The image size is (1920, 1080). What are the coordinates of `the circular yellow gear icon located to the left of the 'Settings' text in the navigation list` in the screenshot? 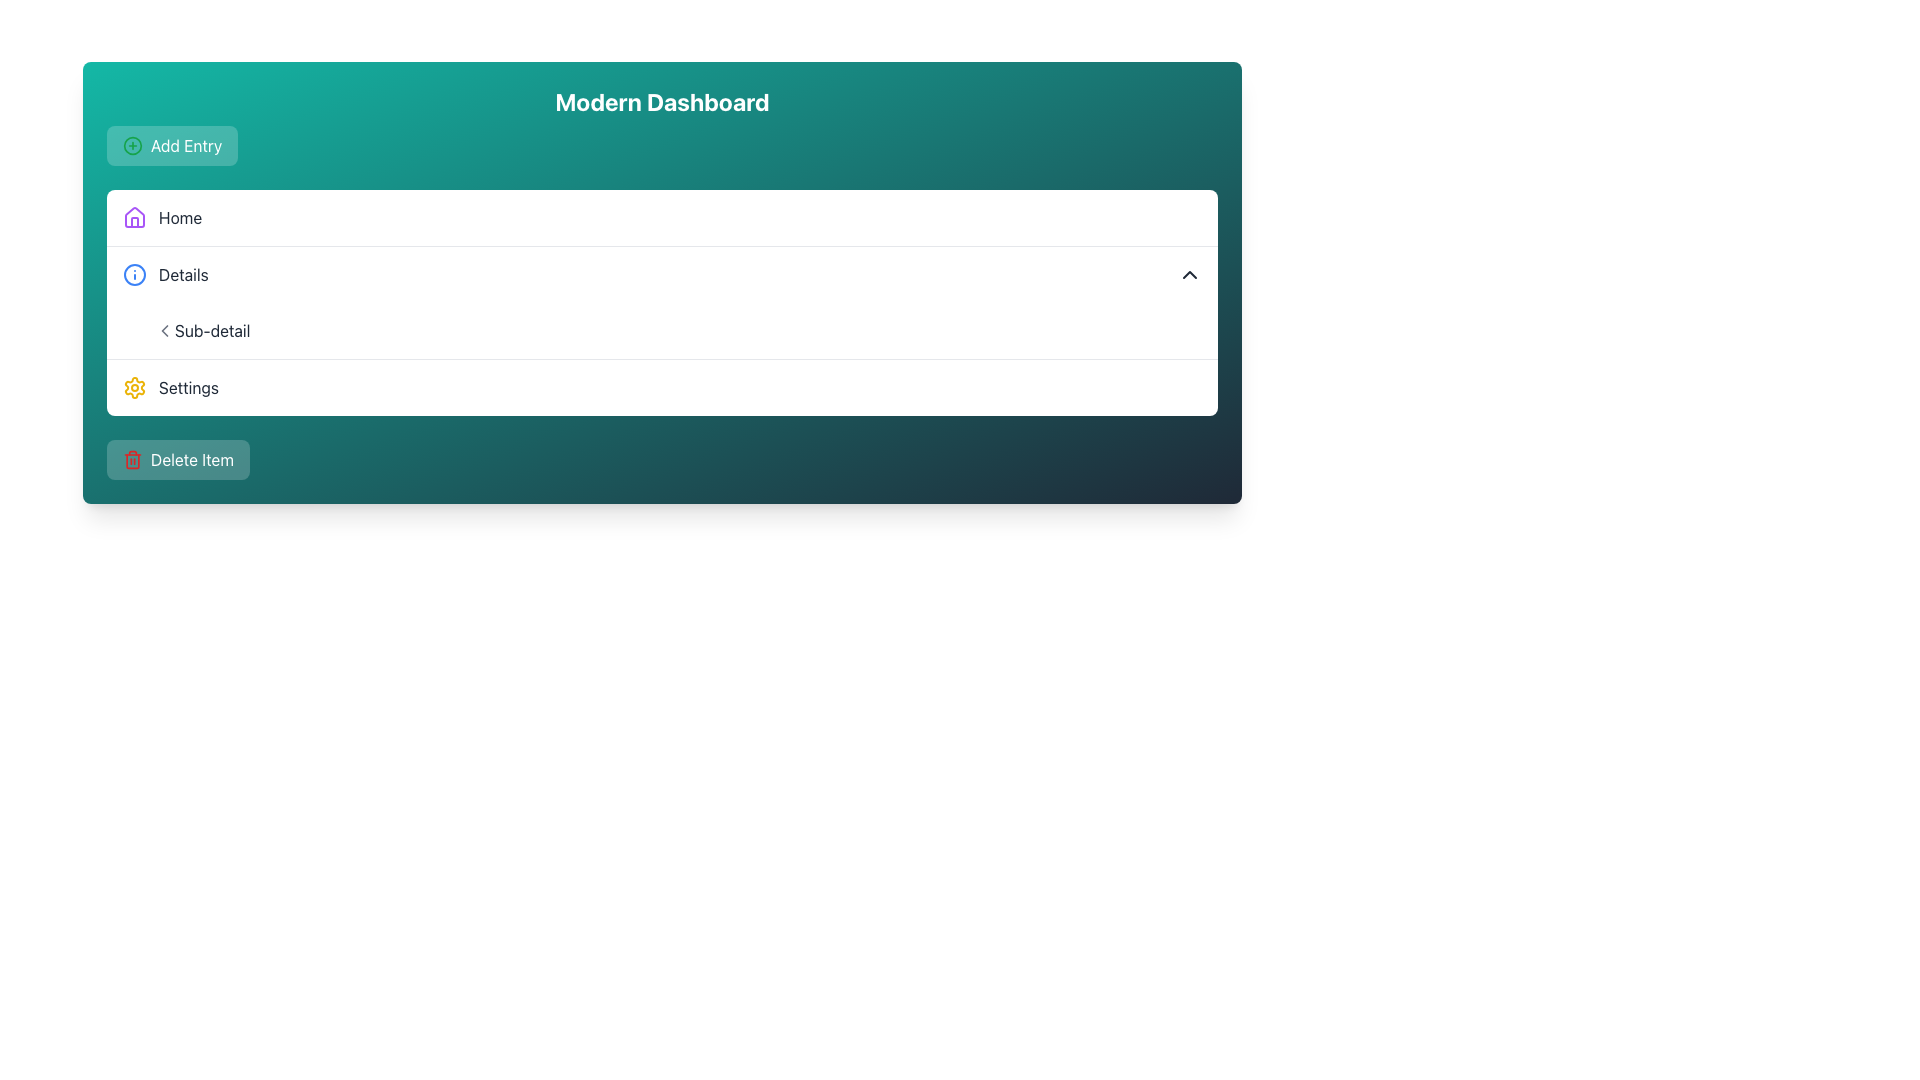 It's located at (133, 388).